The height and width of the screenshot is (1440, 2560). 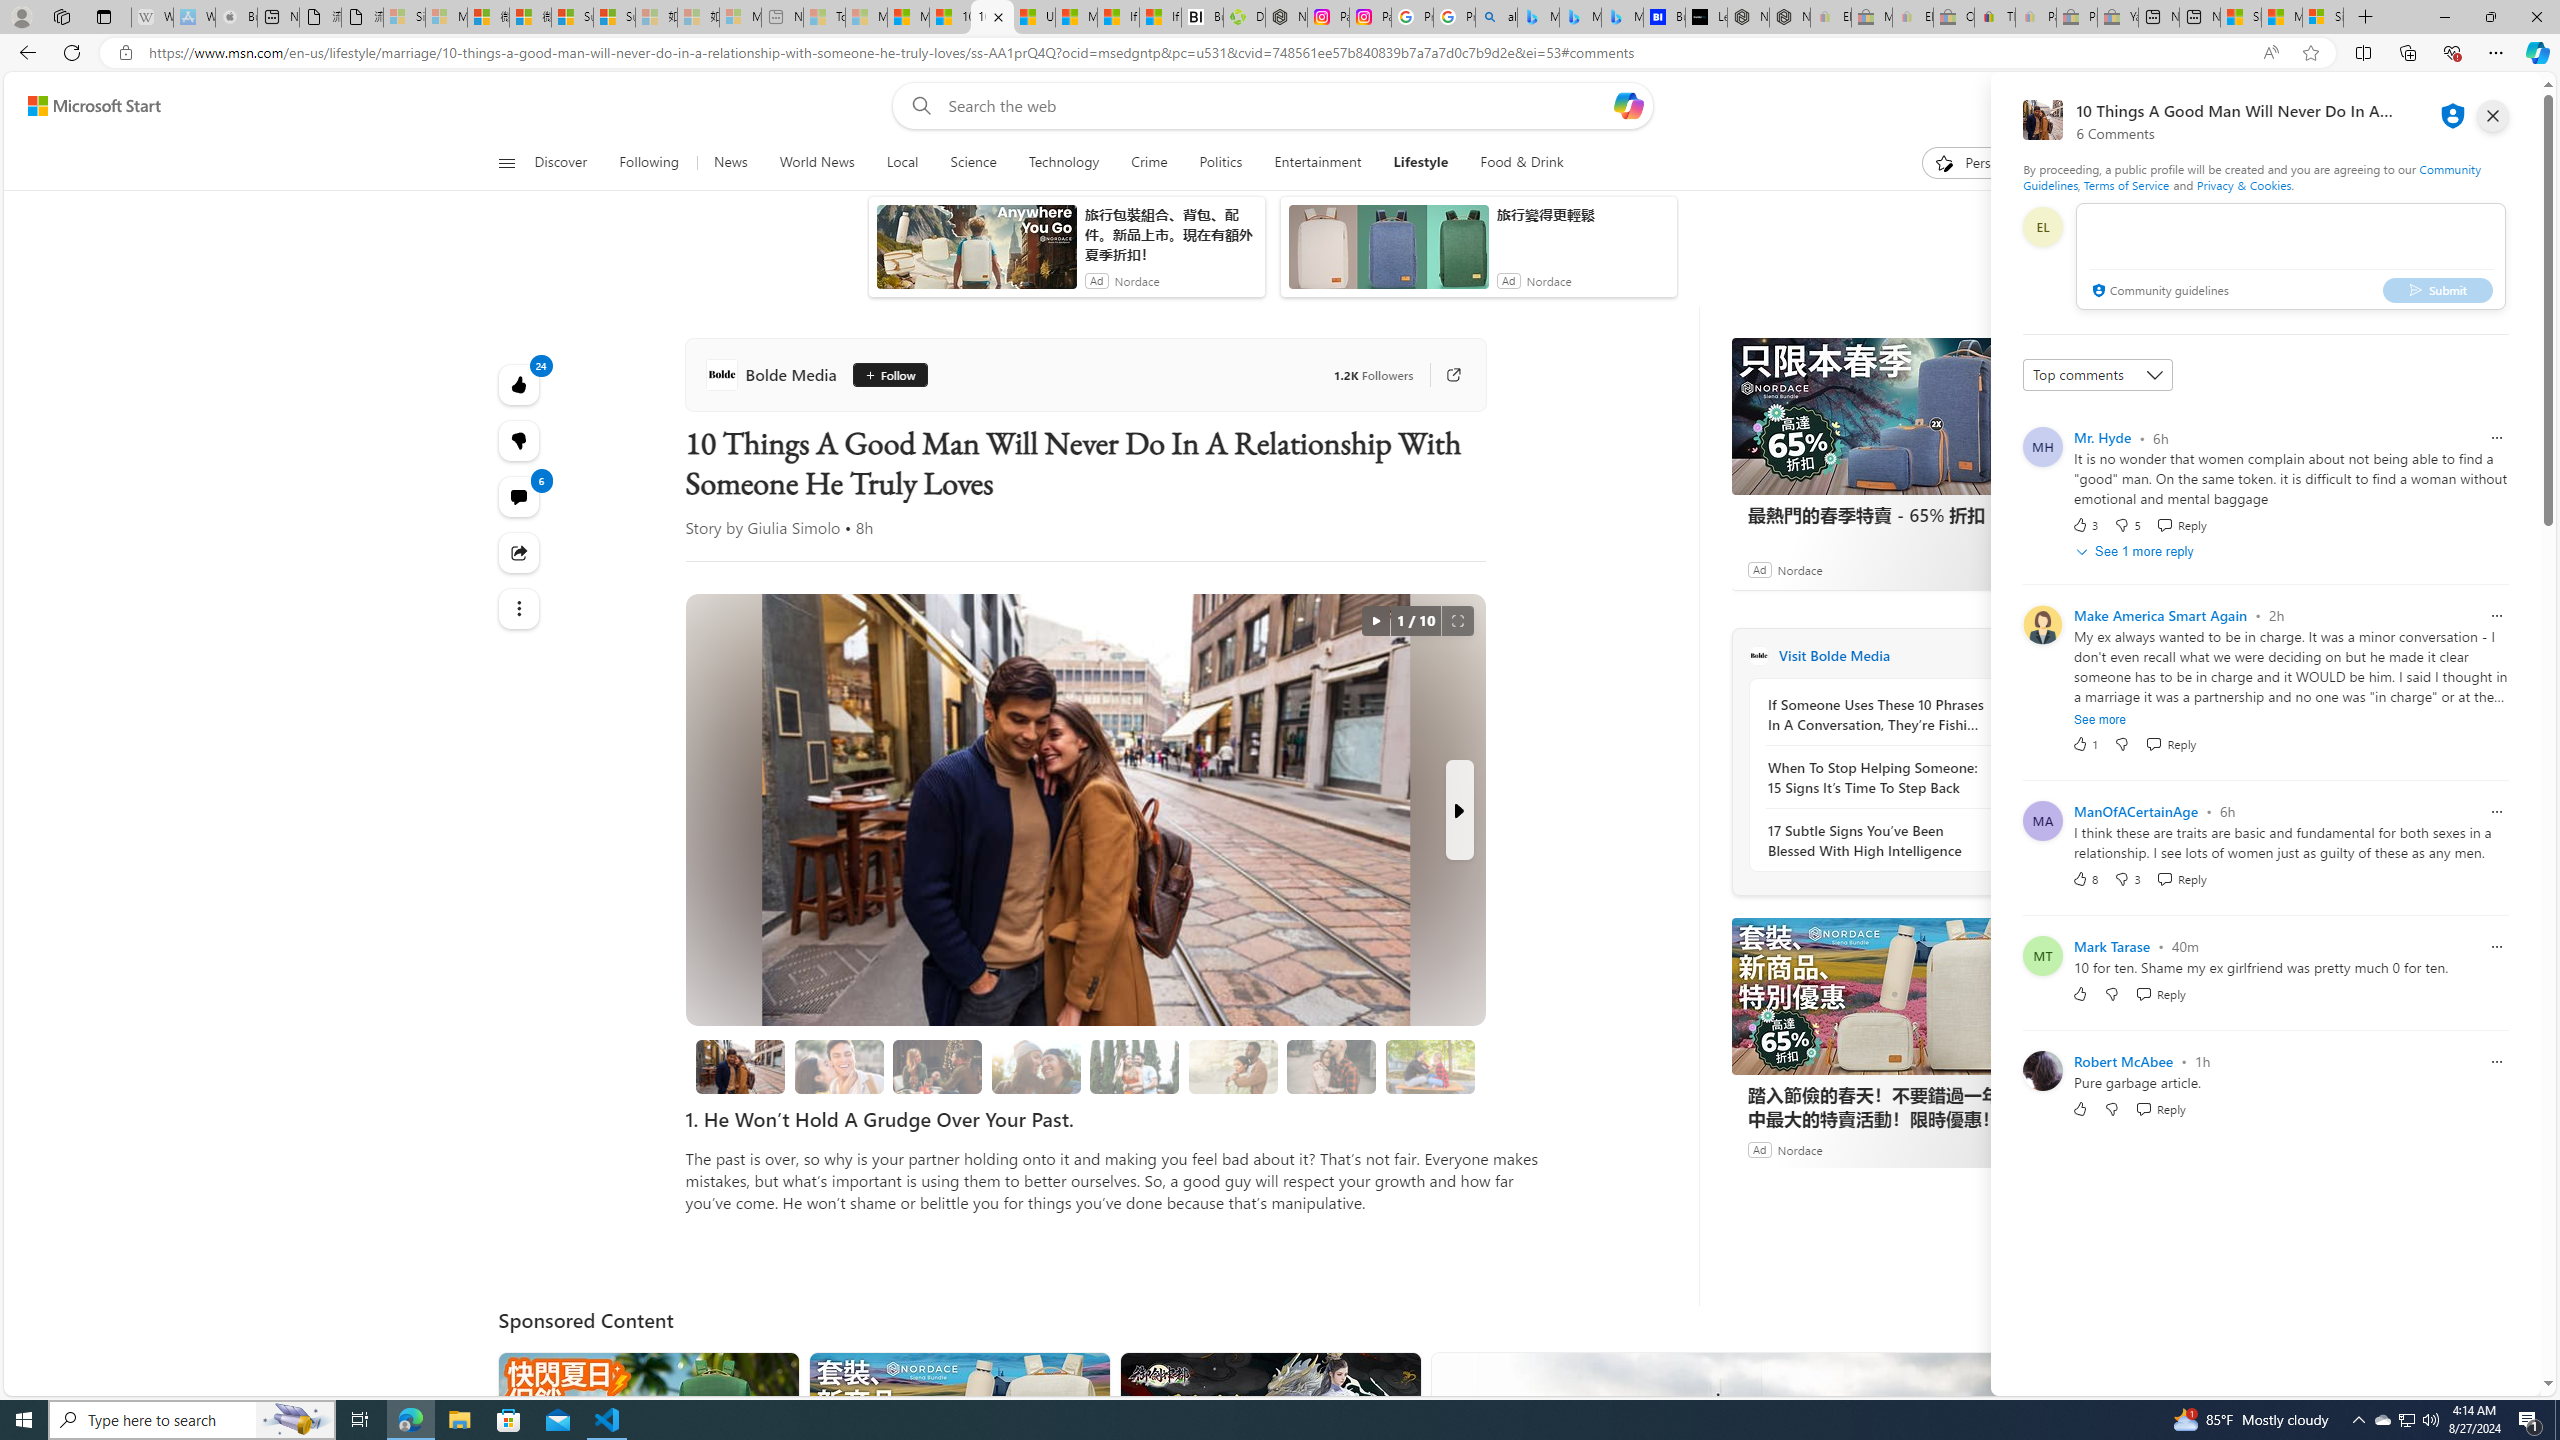 I want to click on 'Next Slide', so click(x=1459, y=809).